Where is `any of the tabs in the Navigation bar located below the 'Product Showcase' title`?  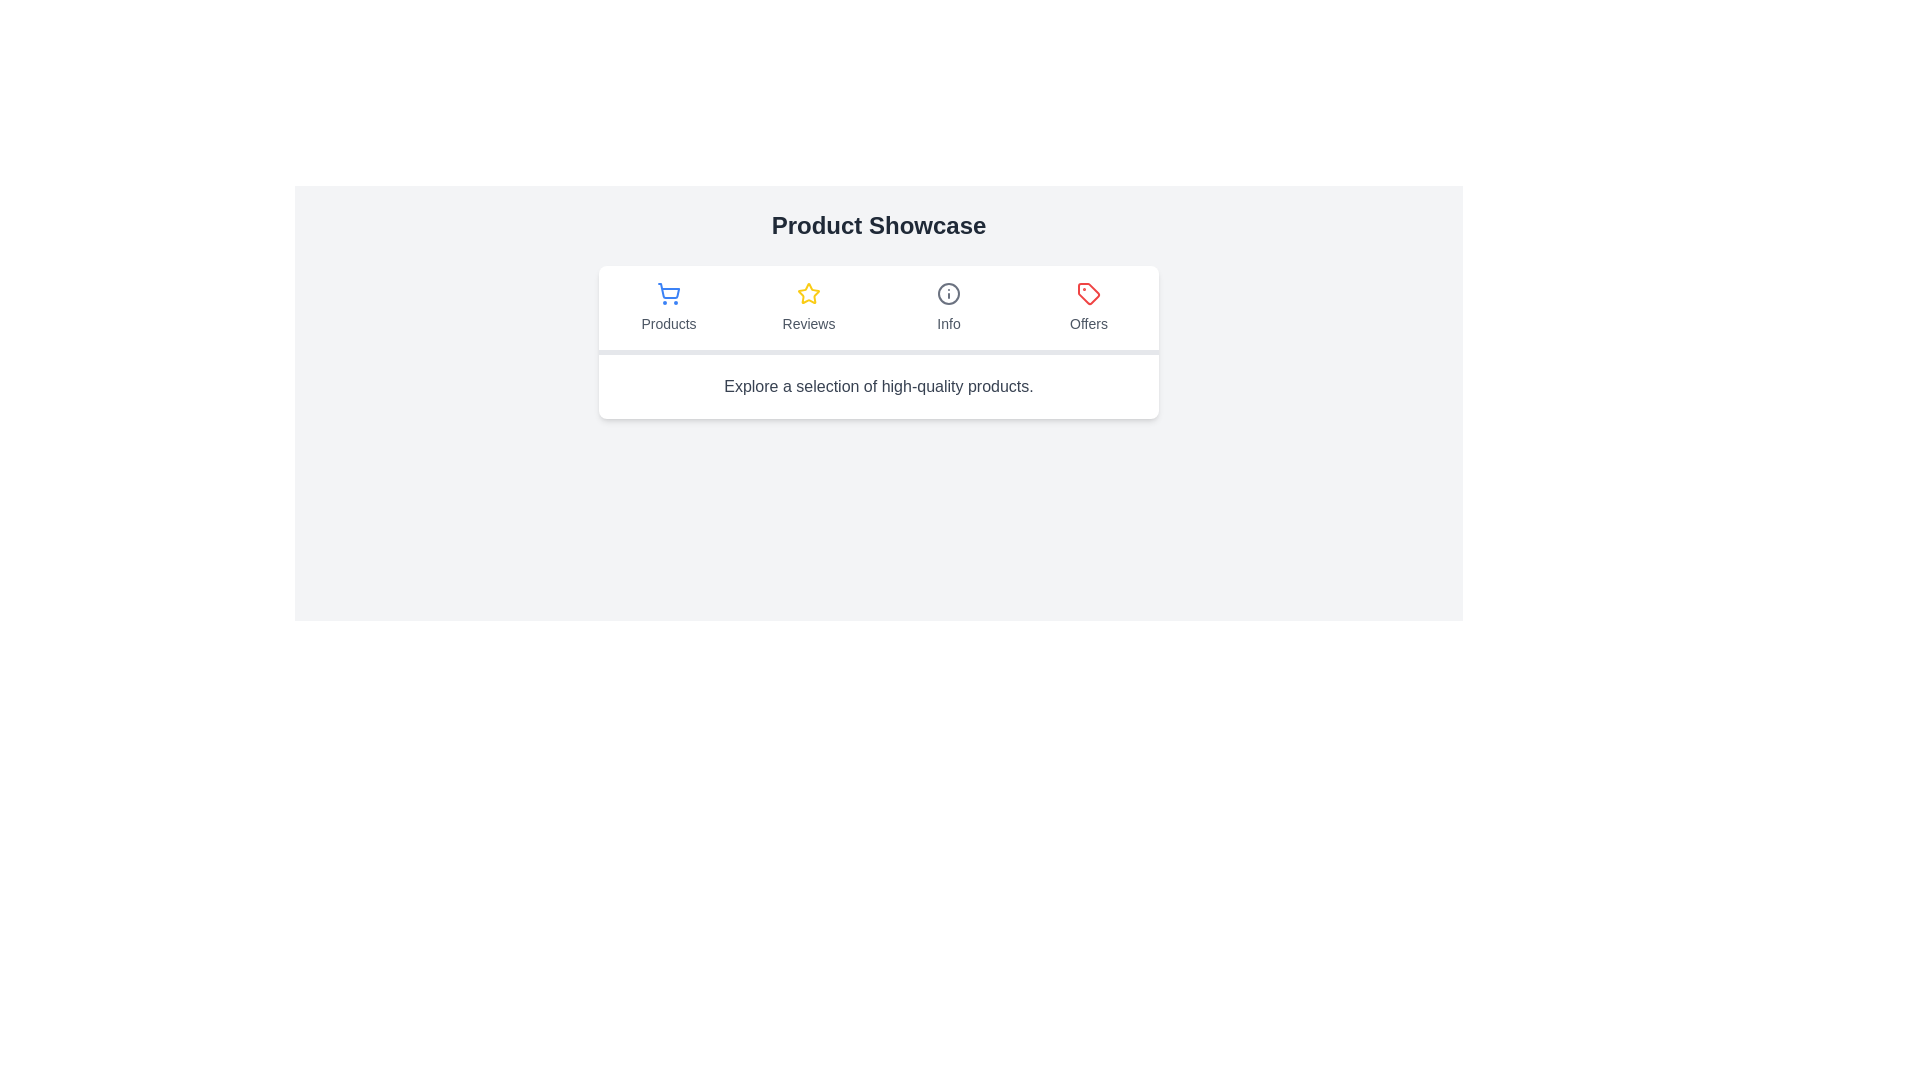 any of the tabs in the Navigation bar located below the 'Product Showcase' title is located at coordinates (878, 341).